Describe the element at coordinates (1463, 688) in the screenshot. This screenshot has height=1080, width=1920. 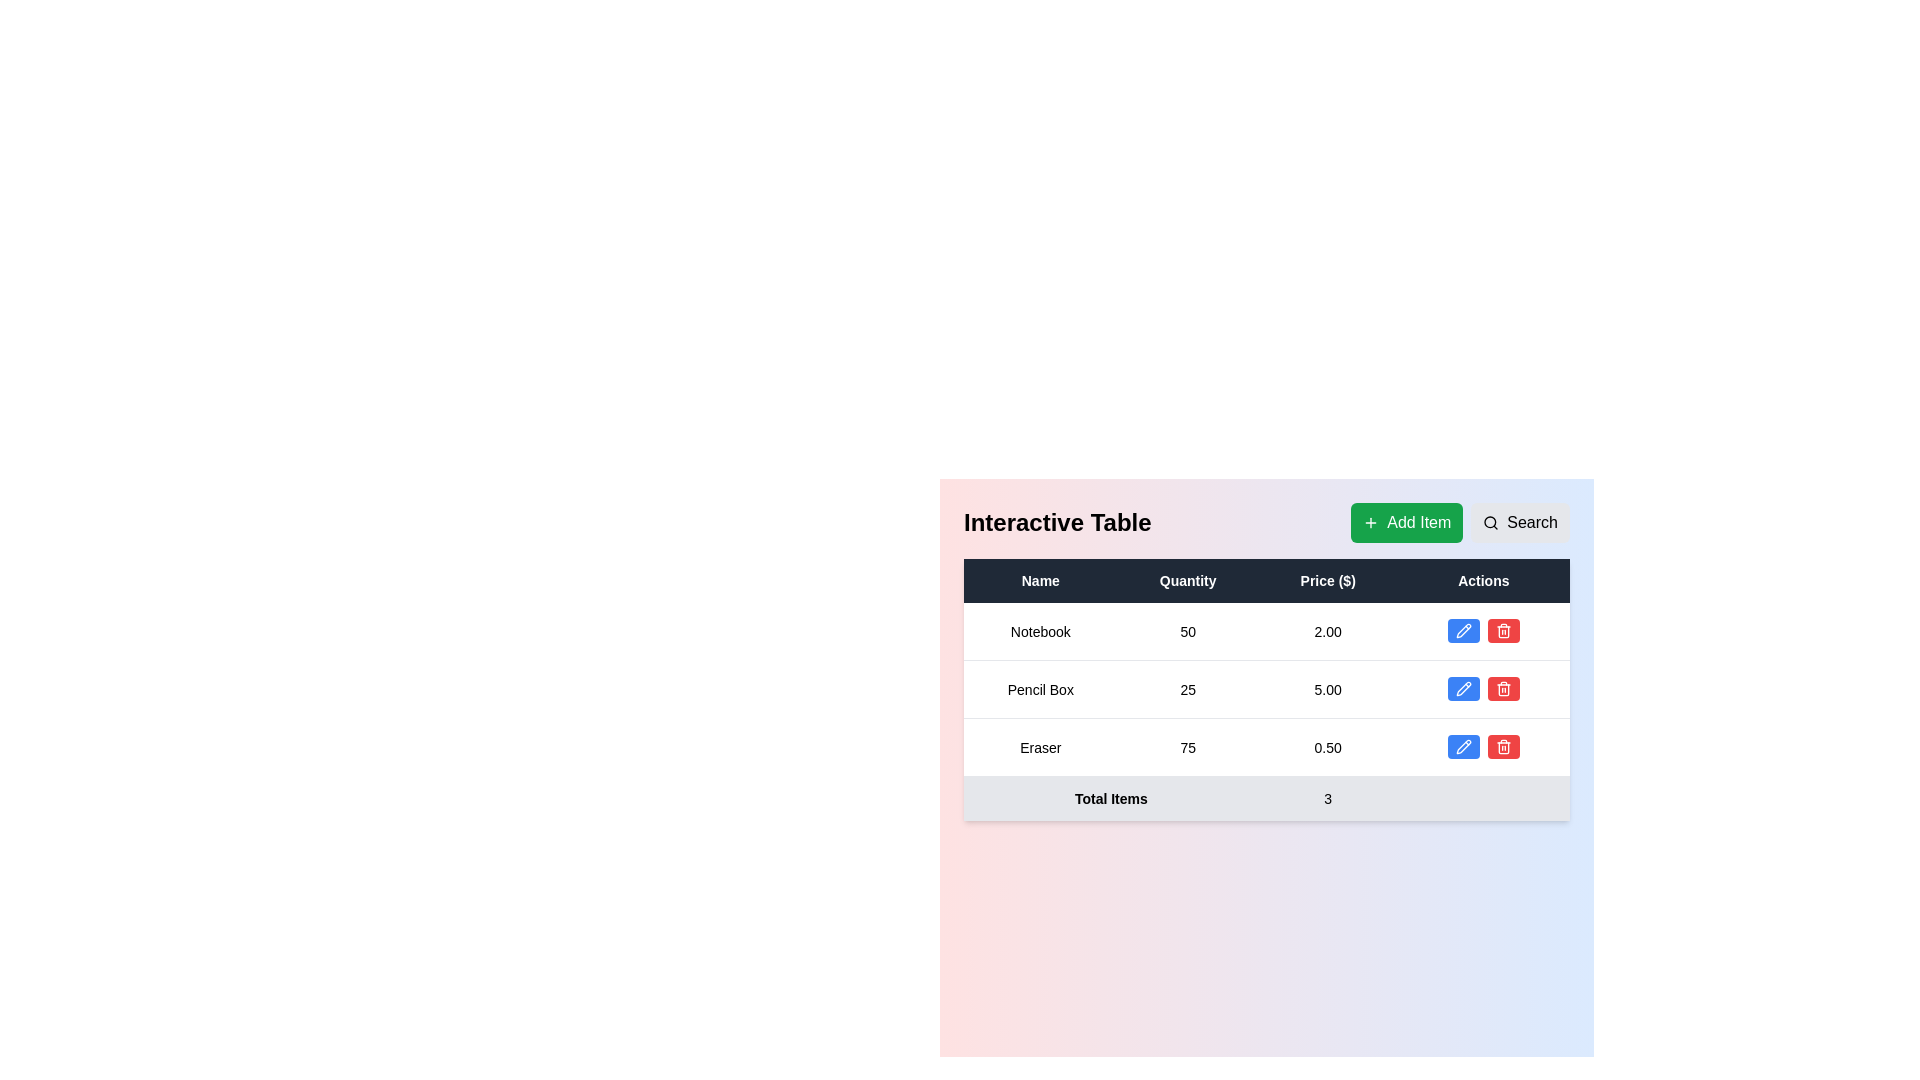
I see `the 'Edit' icon button located in the 'Actions' column of the second row in the 'Interactive Table'` at that location.